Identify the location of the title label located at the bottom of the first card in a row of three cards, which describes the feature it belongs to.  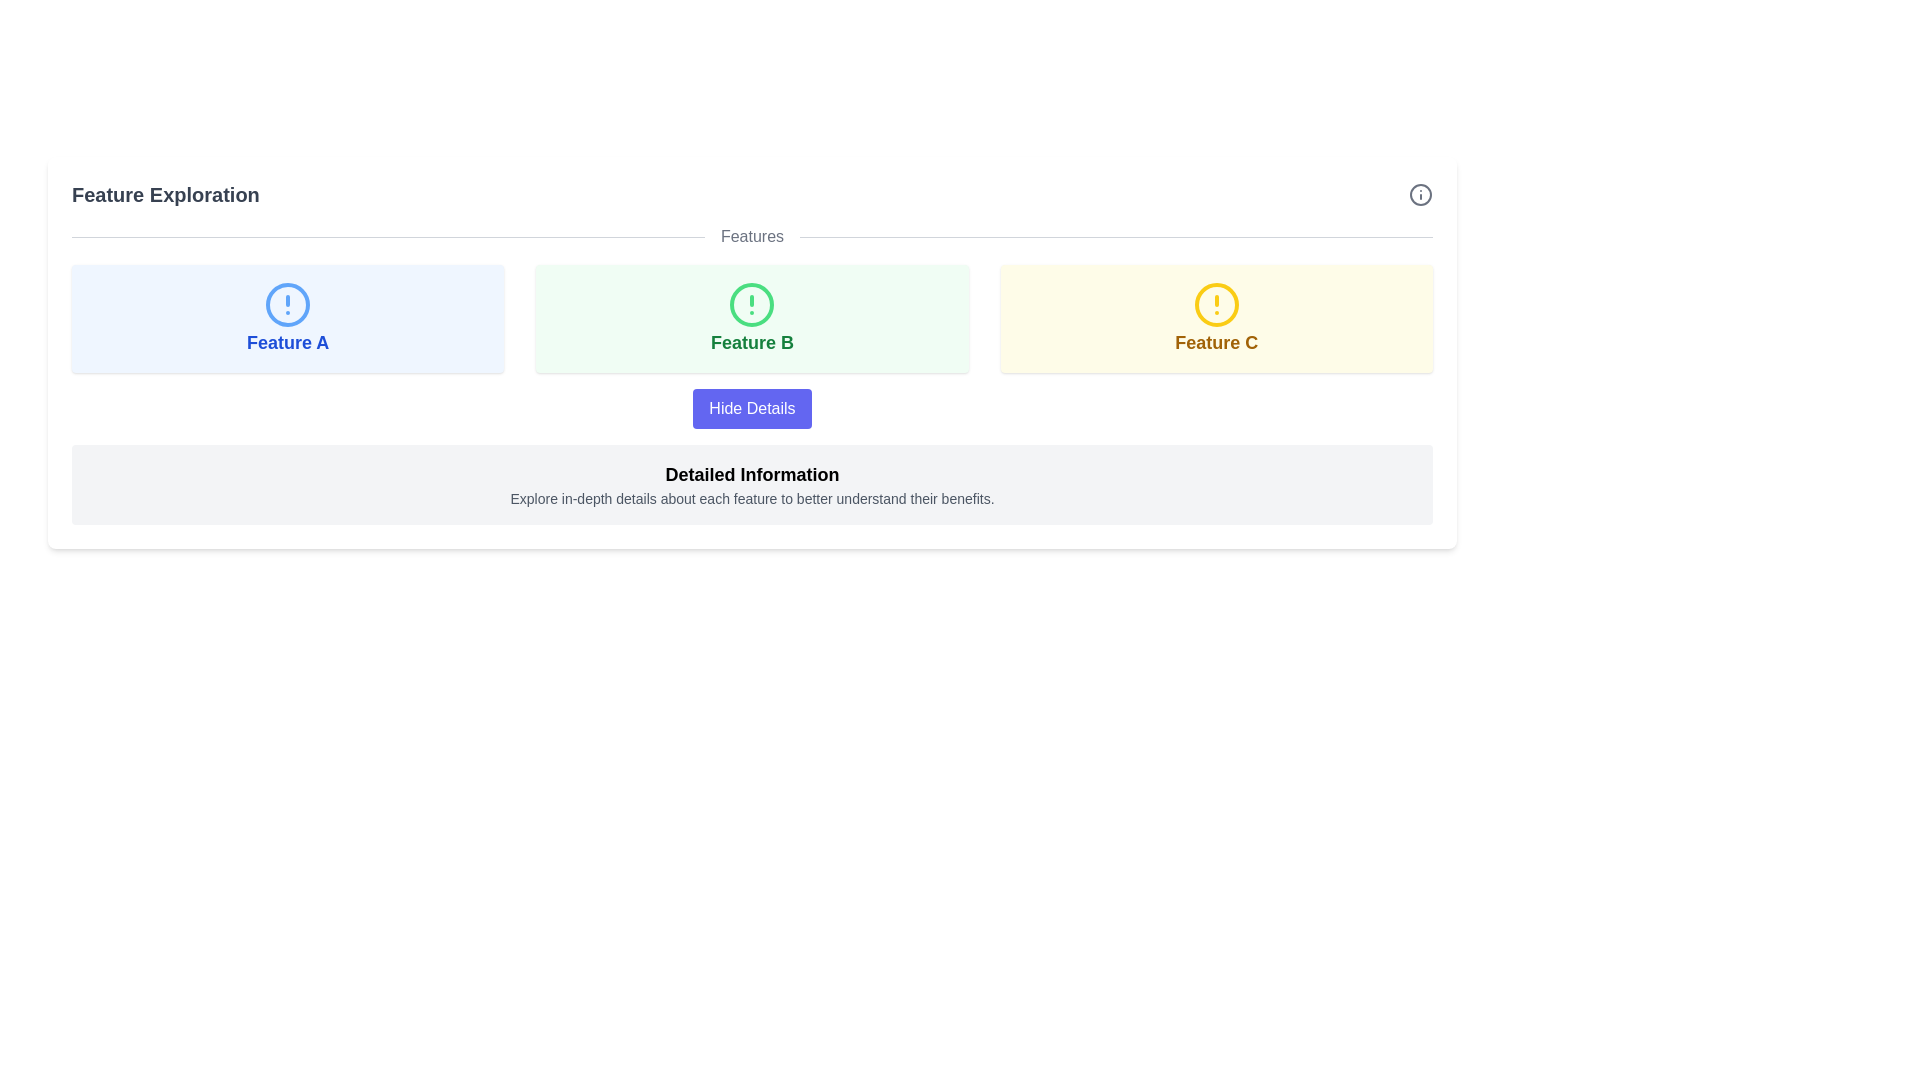
(287, 342).